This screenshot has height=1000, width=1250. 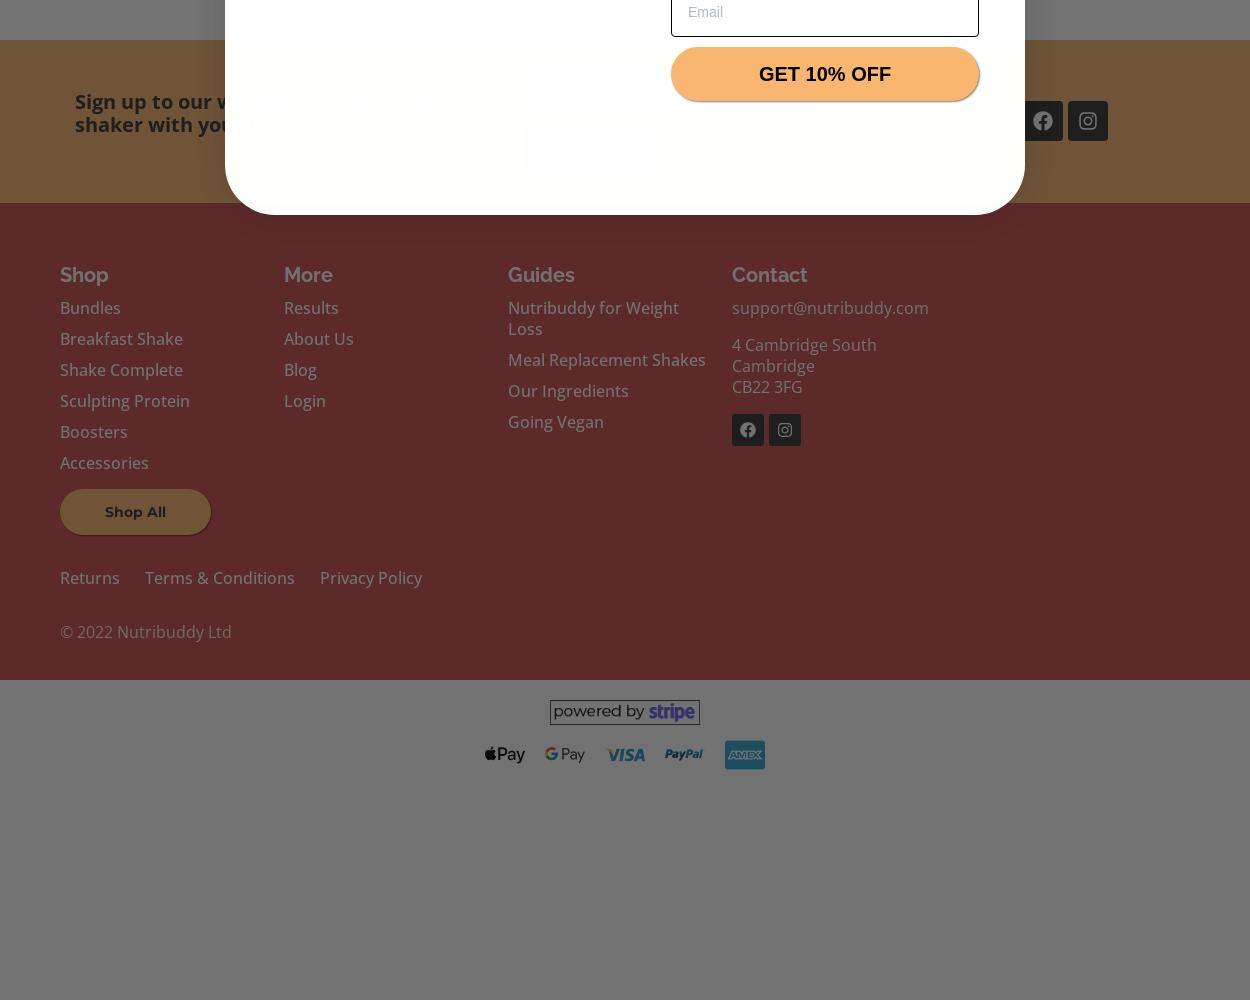 What do you see at coordinates (283, 337) in the screenshot?
I see `'About Us'` at bounding box center [283, 337].